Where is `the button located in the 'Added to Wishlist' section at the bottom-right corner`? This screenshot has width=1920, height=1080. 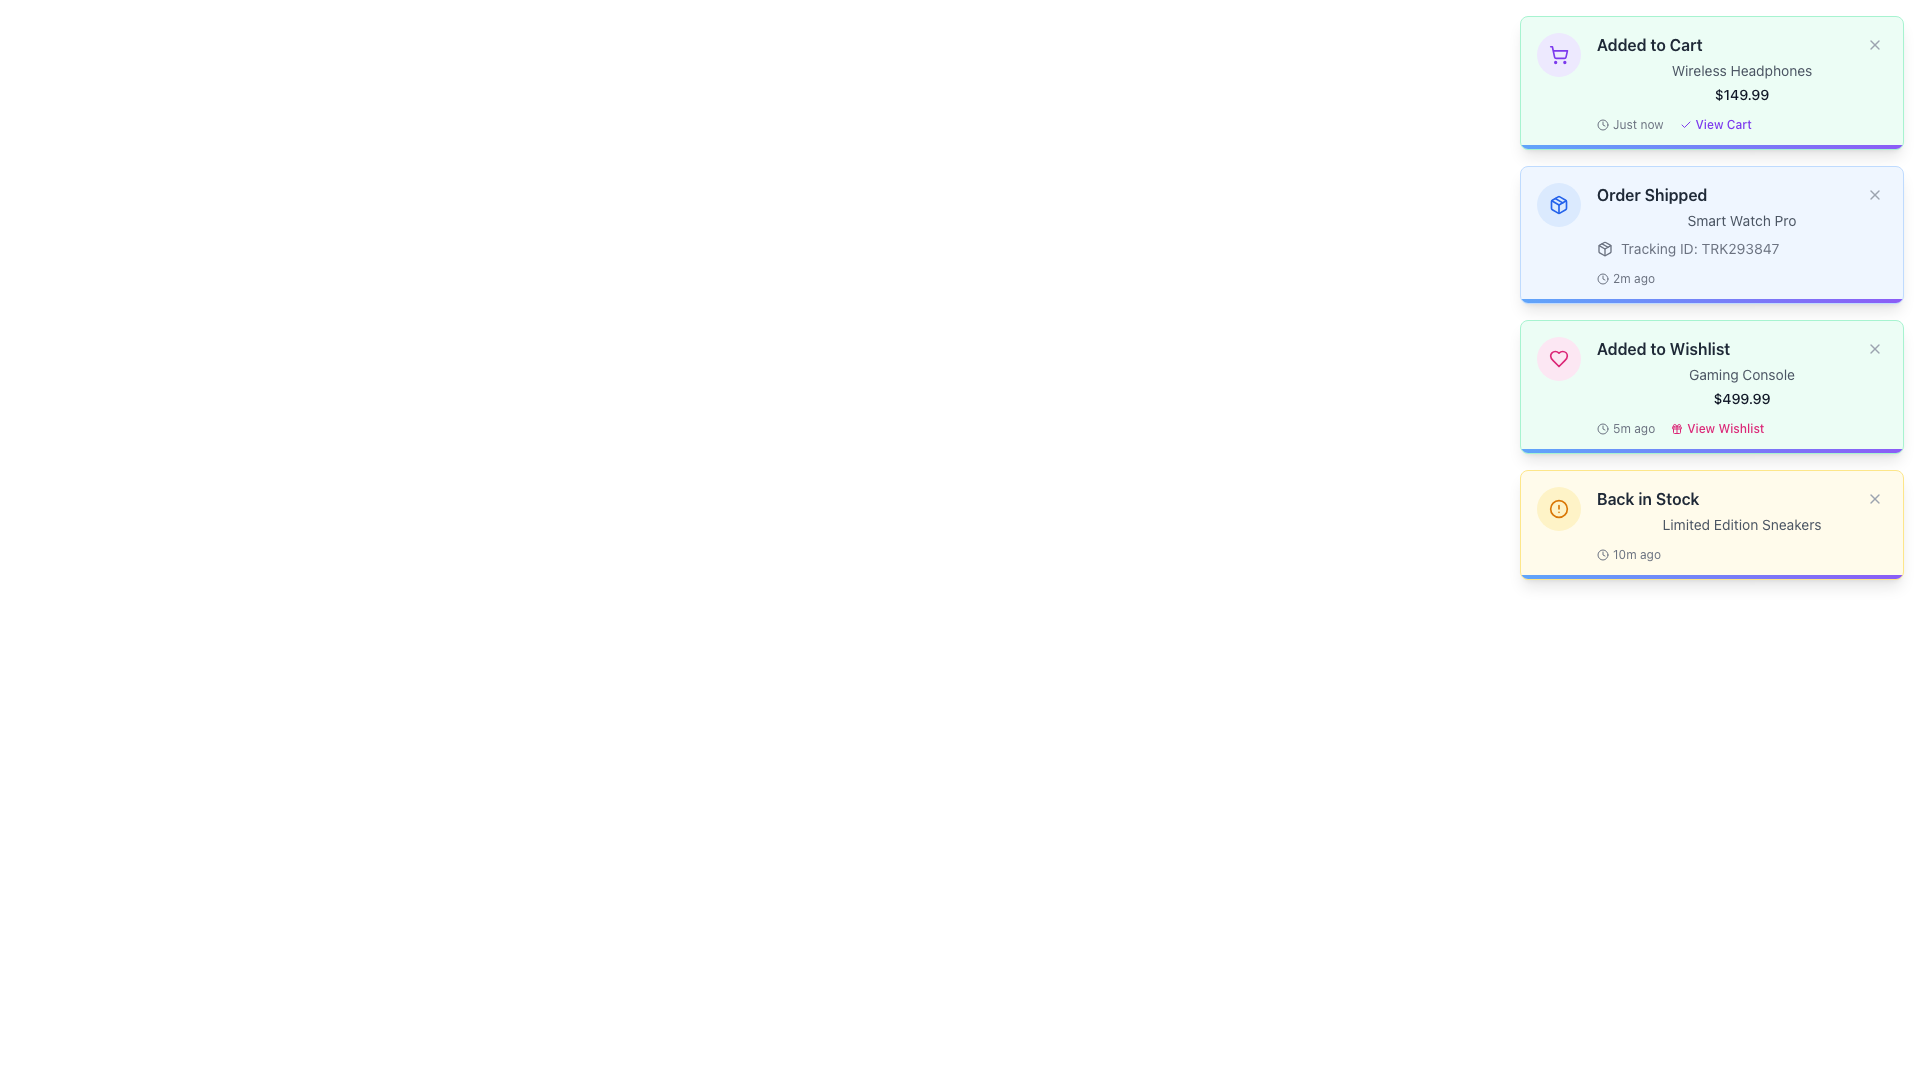 the button located in the 'Added to Wishlist' section at the bottom-right corner is located at coordinates (1716, 427).